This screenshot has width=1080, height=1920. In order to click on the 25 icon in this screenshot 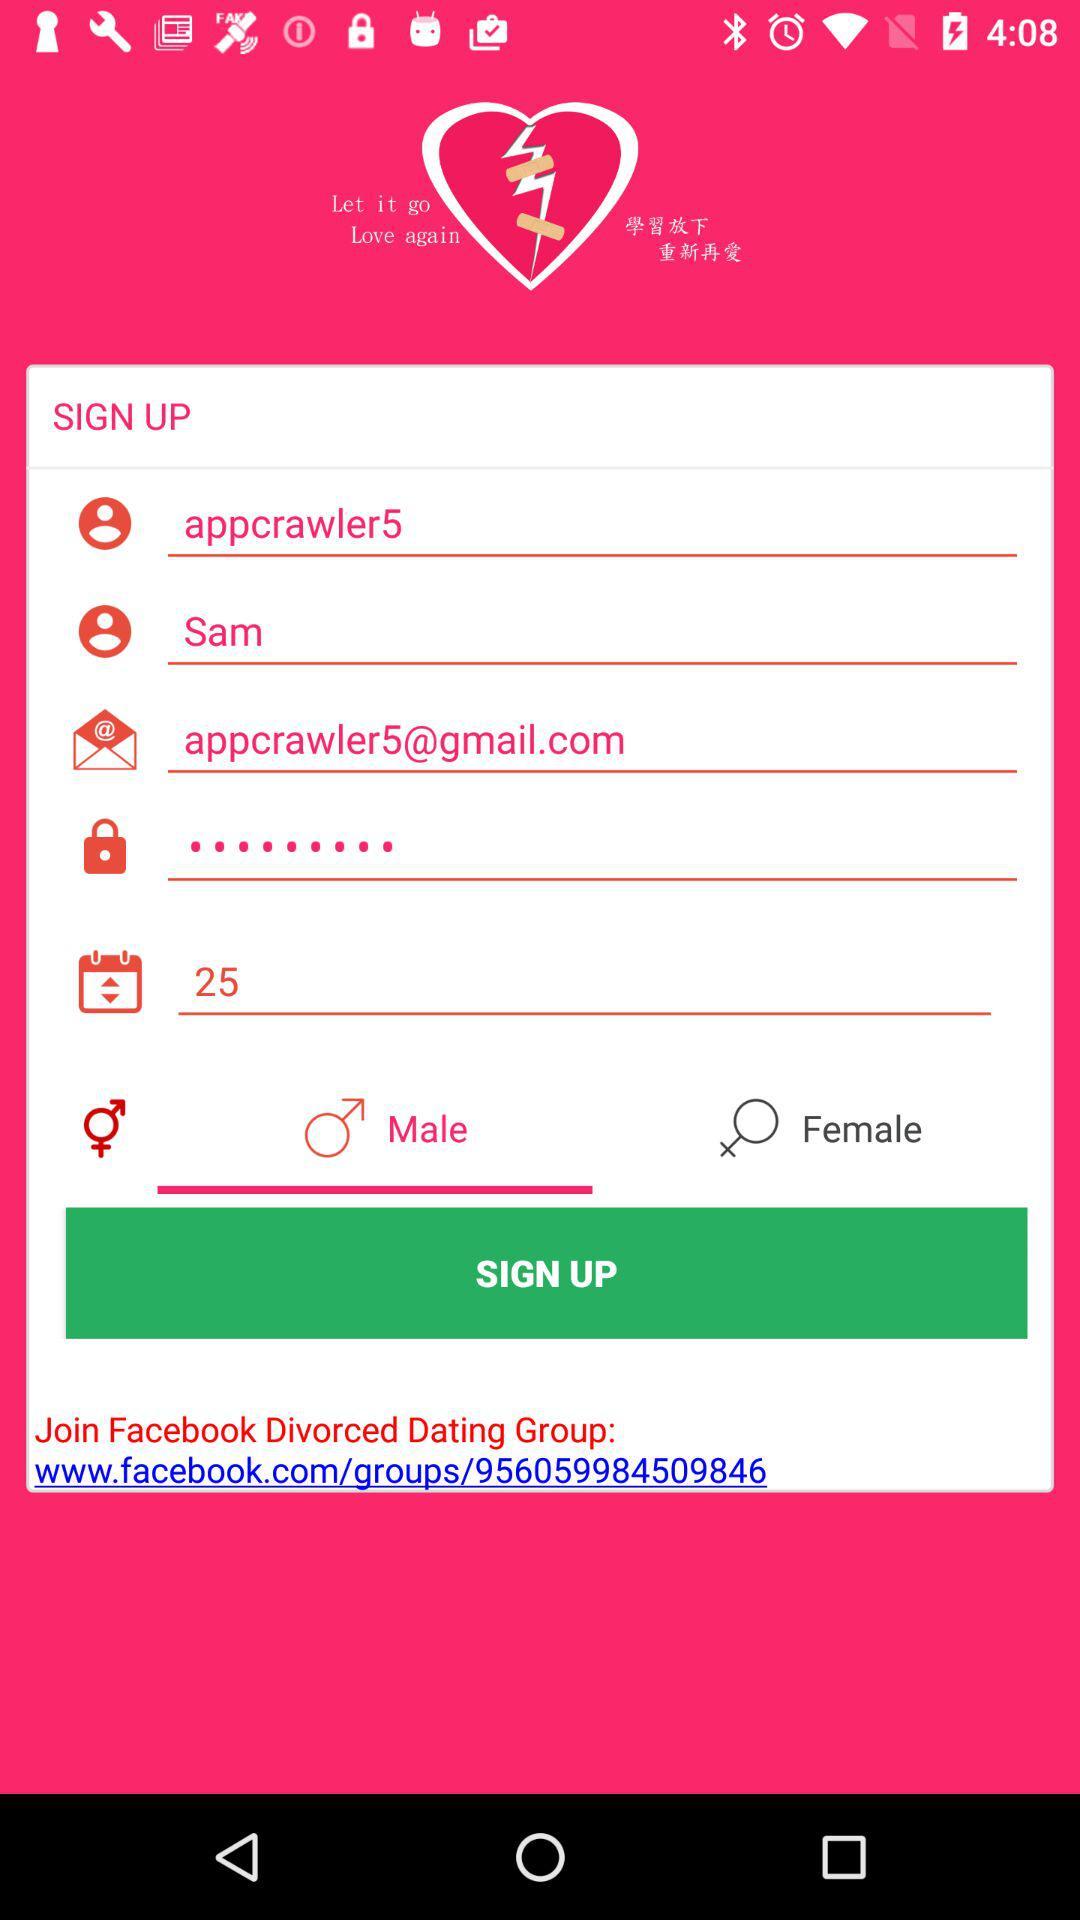, I will do `click(584, 981)`.